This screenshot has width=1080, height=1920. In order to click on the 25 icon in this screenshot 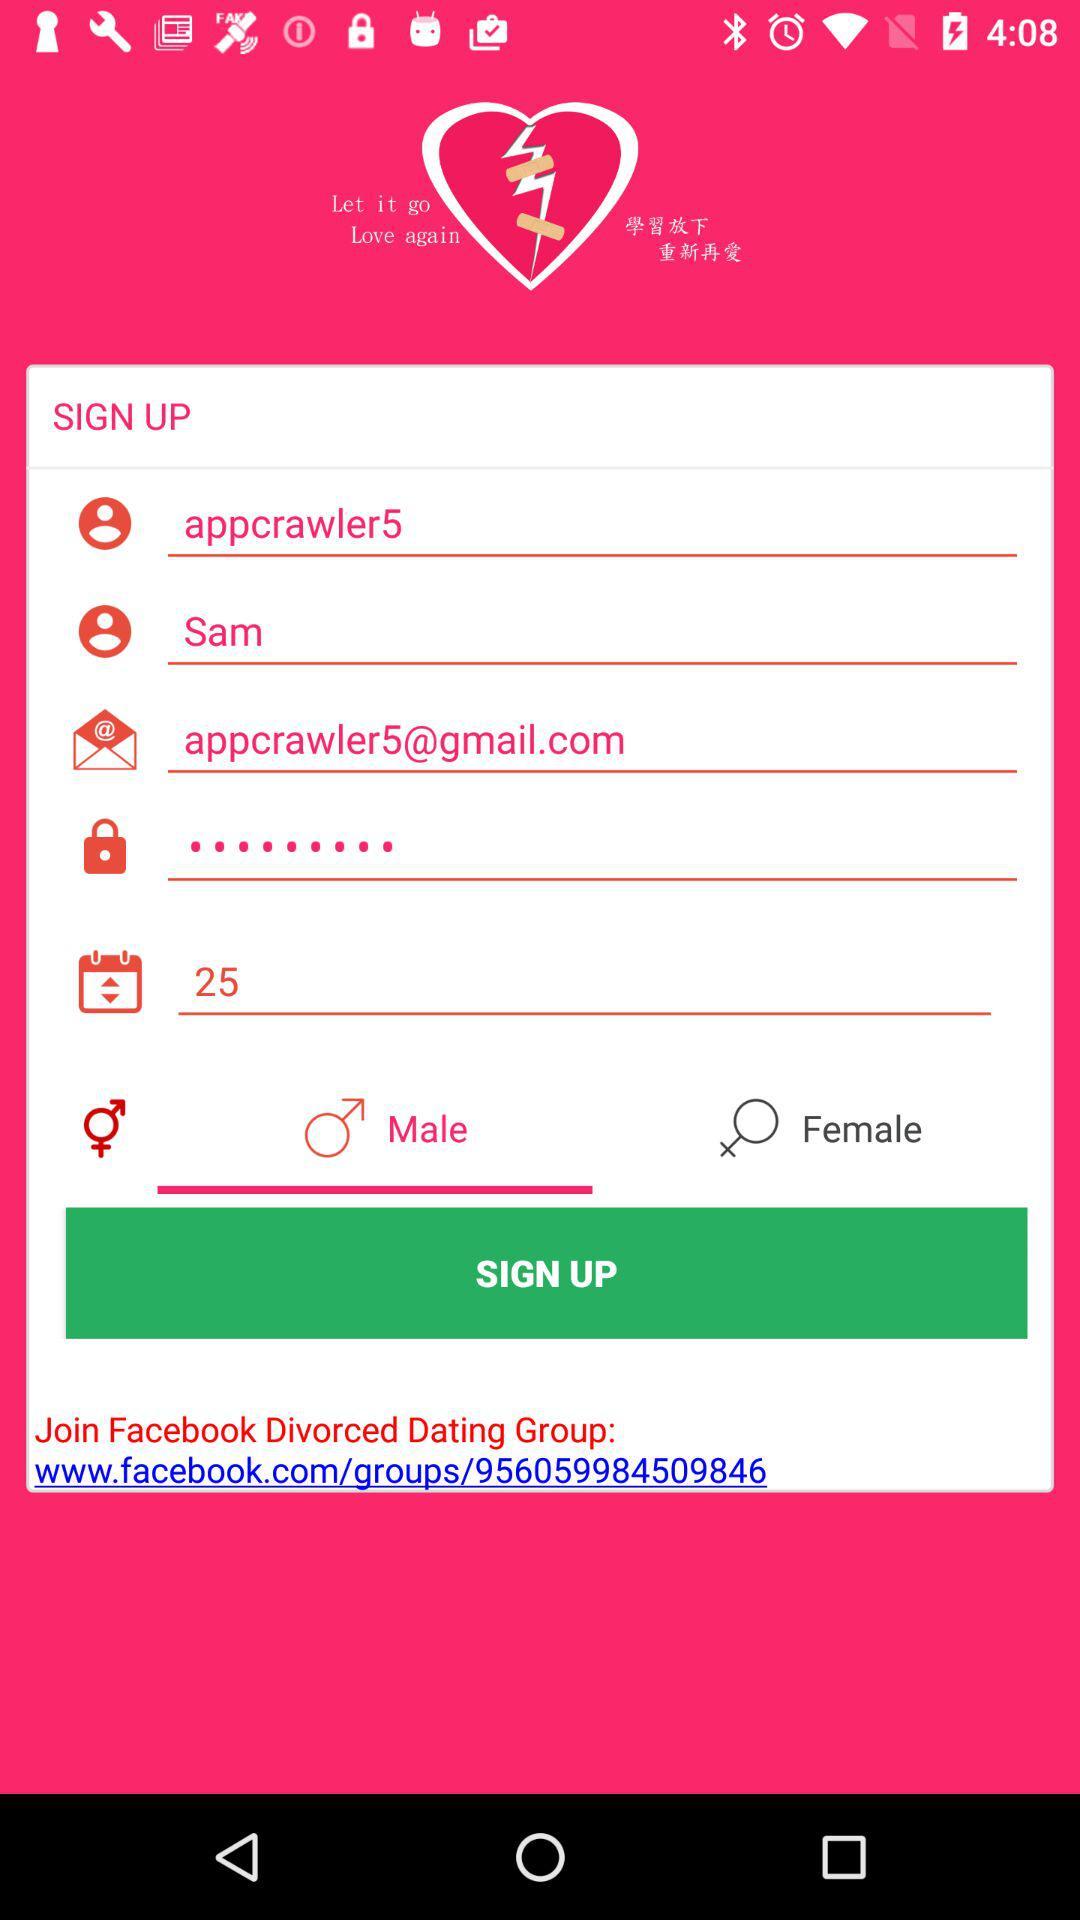, I will do `click(584, 981)`.